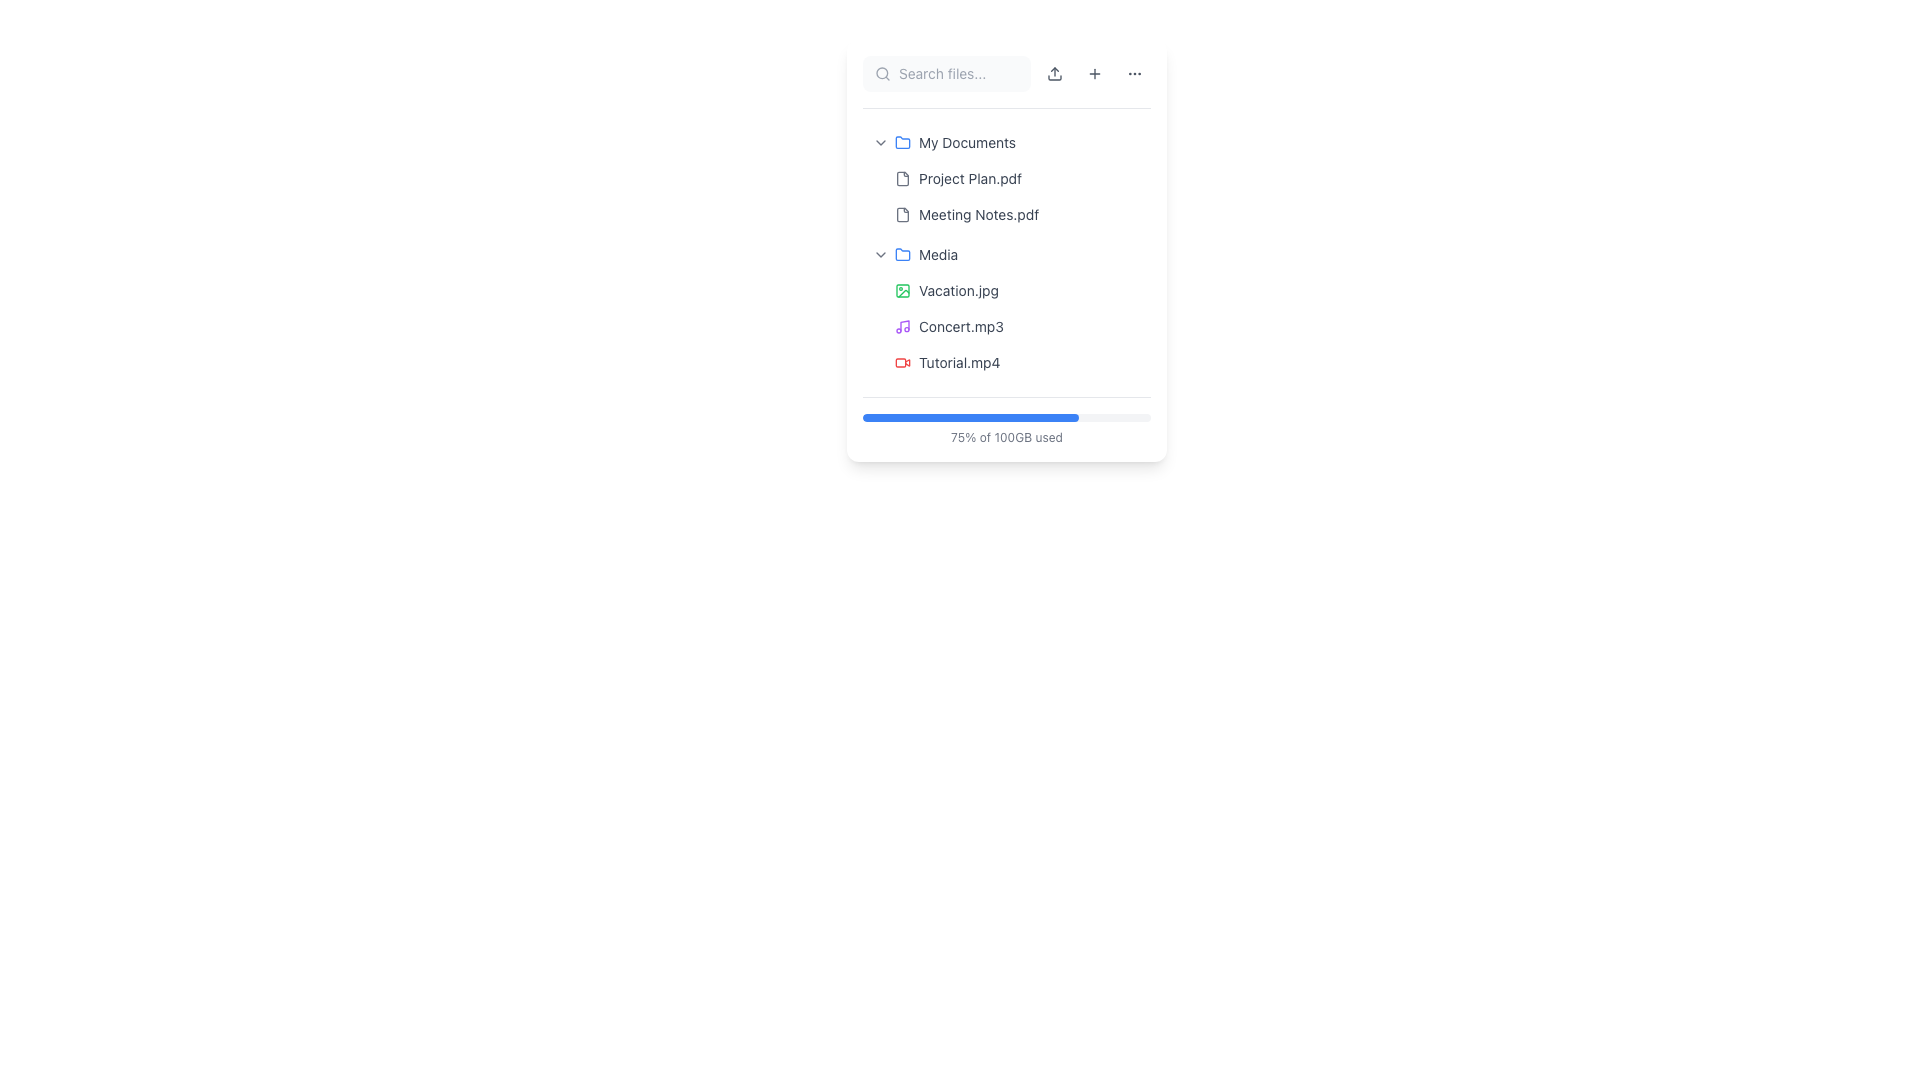 Image resolution: width=1920 pixels, height=1080 pixels. What do you see at coordinates (882, 72) in the screenshot?
I see `the search icon located at the left side of the search bar` at bounding box center [882, 72].